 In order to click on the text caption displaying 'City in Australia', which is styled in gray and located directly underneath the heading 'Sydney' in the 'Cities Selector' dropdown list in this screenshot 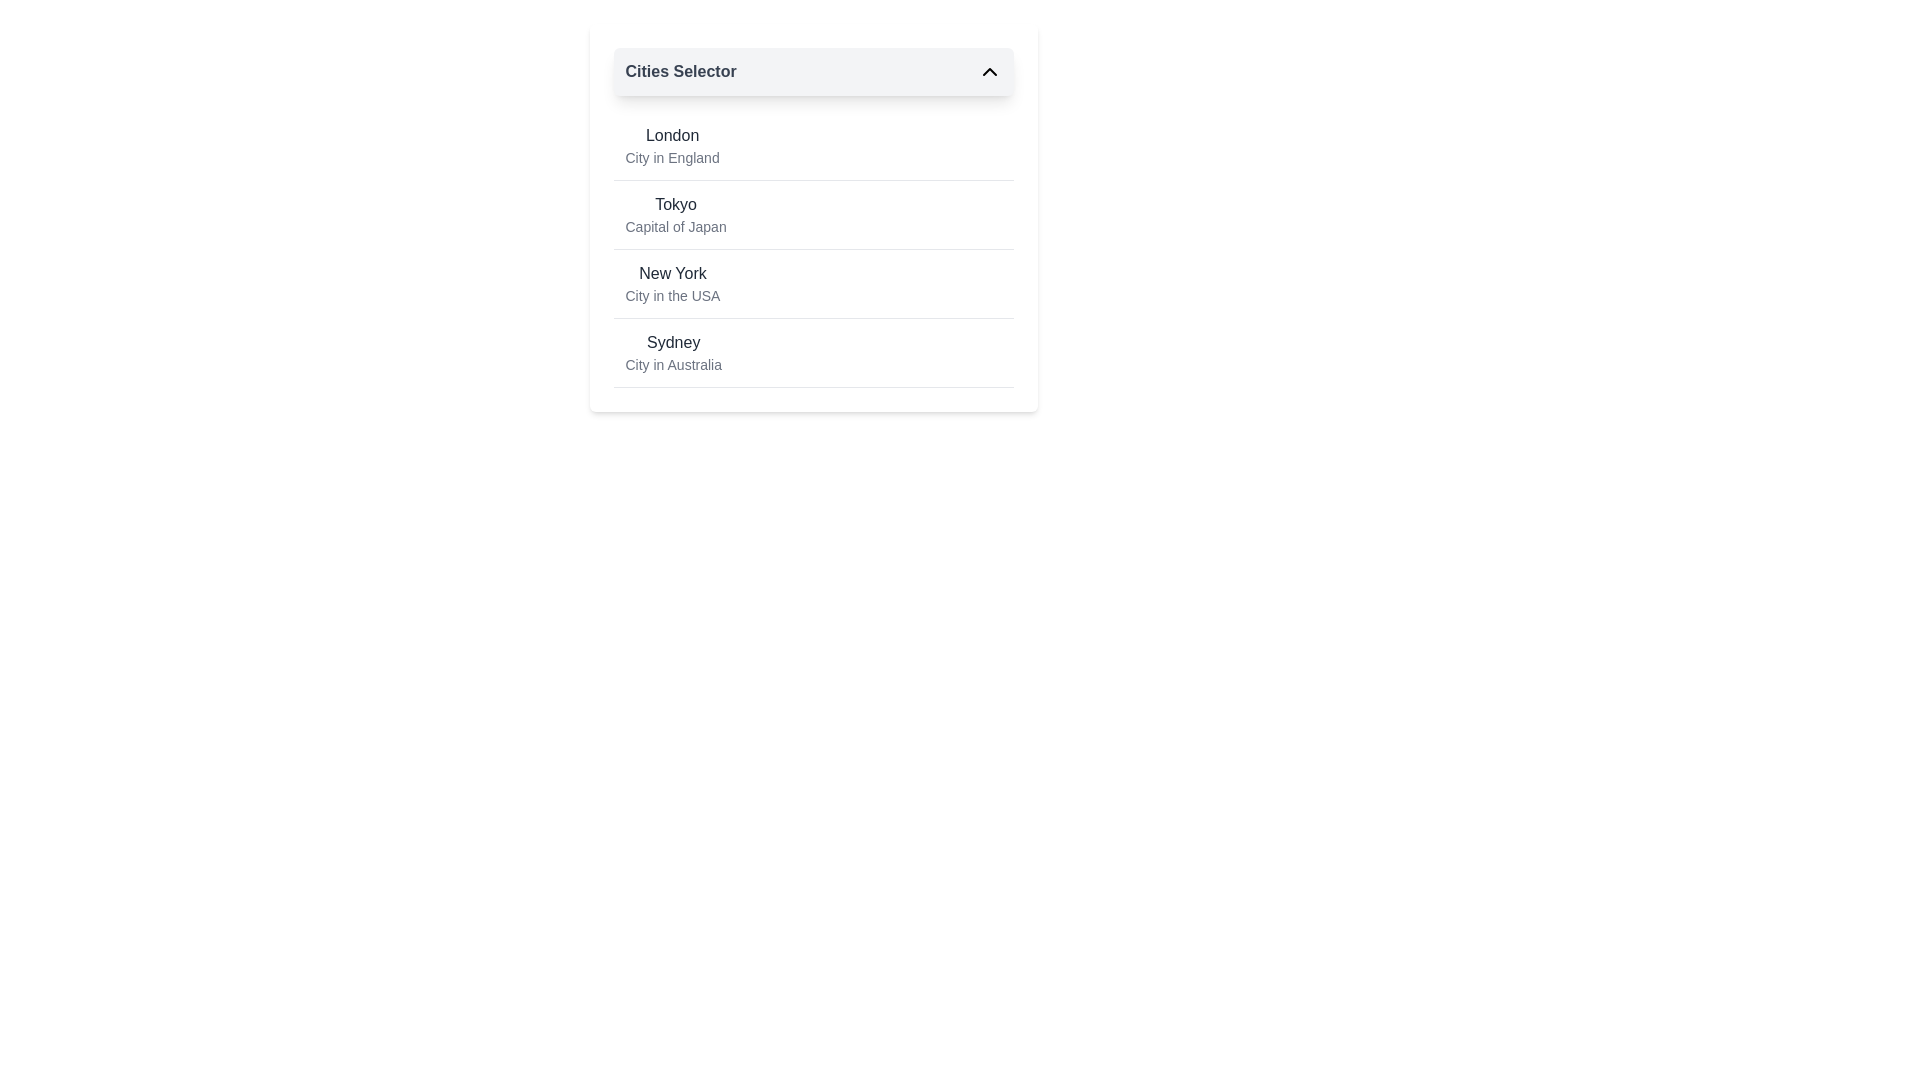, I will do `click(673, 365)`.